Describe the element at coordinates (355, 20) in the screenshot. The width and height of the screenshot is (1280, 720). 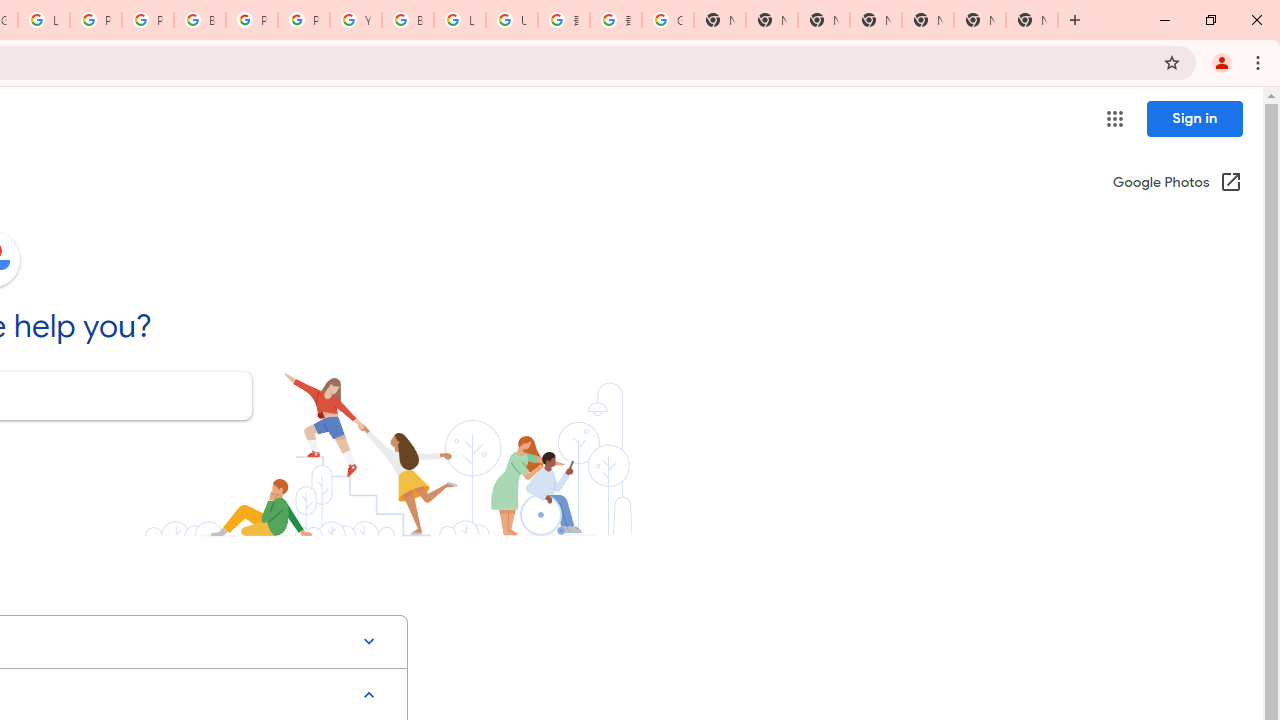
I see `'YouTube'` at that location.